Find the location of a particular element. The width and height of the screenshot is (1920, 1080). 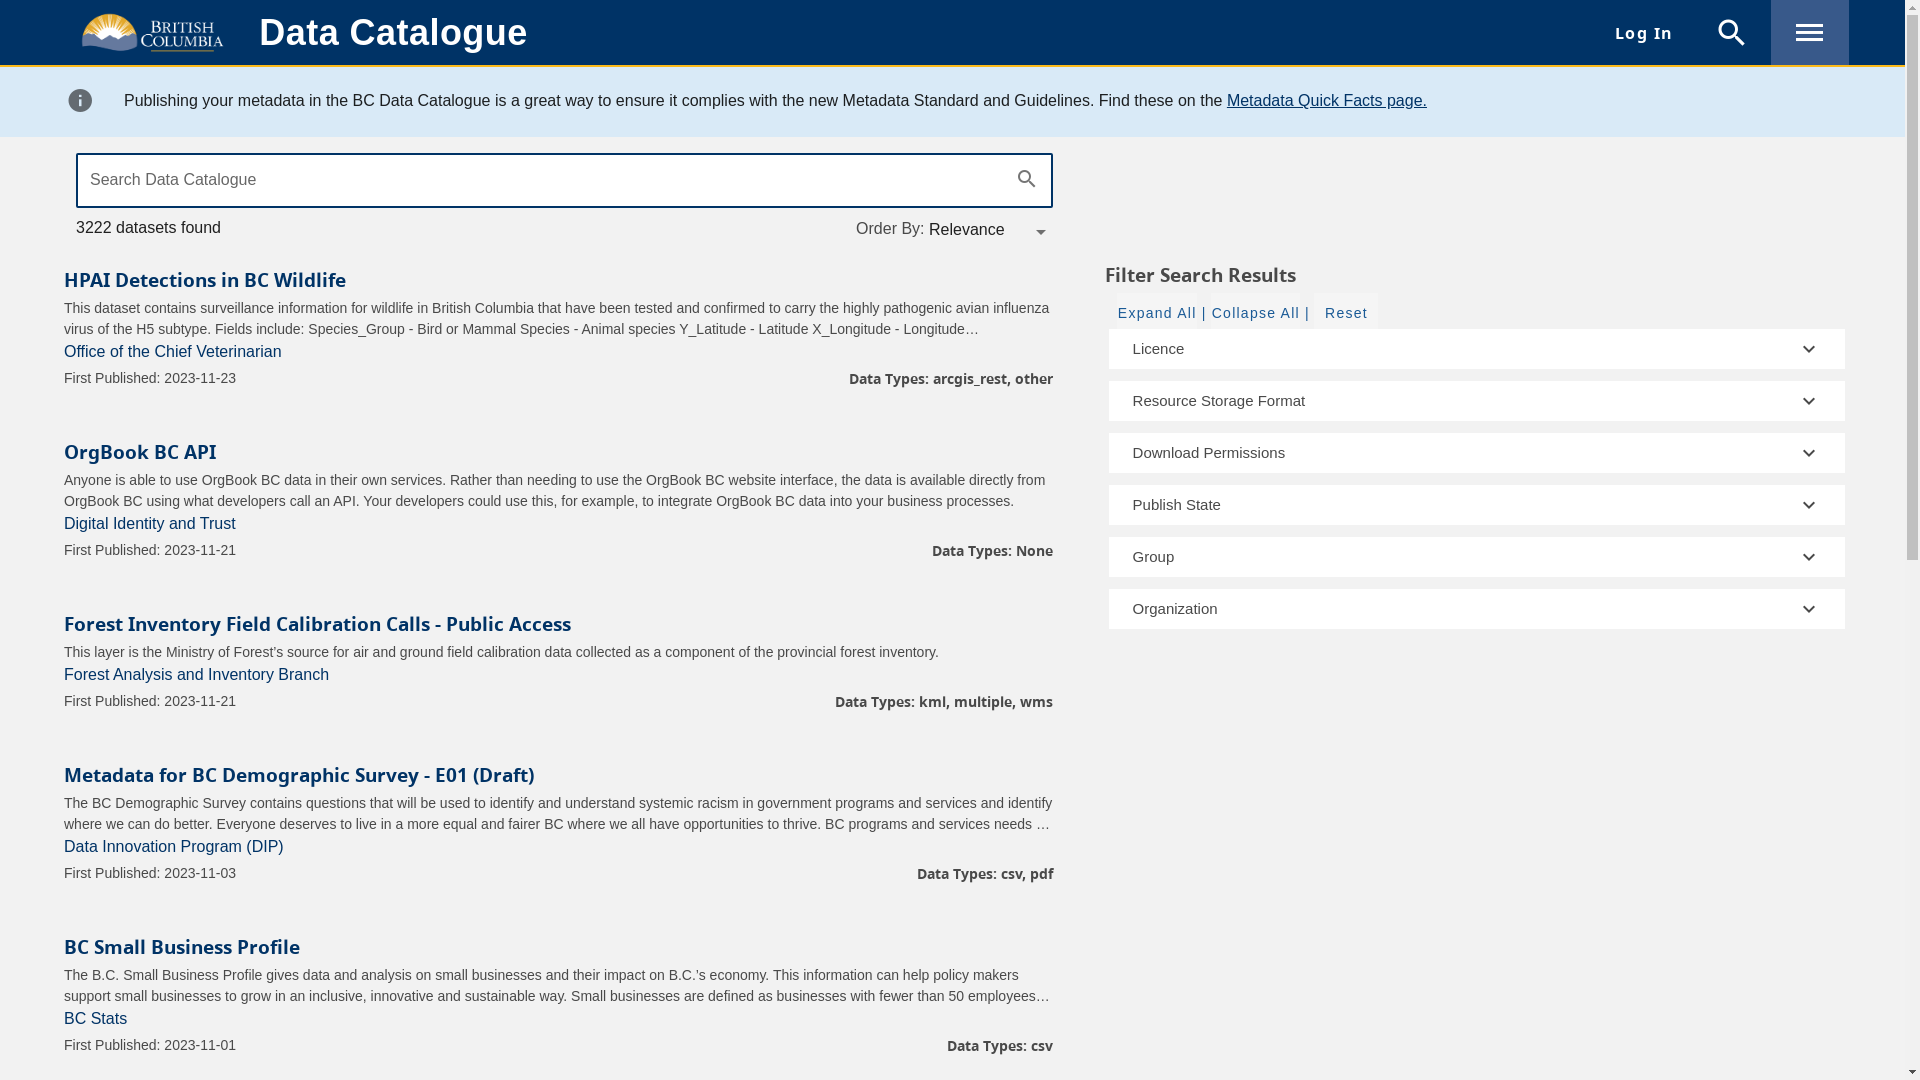

'OrgBook BC API' is located at coordinates (138, 451).